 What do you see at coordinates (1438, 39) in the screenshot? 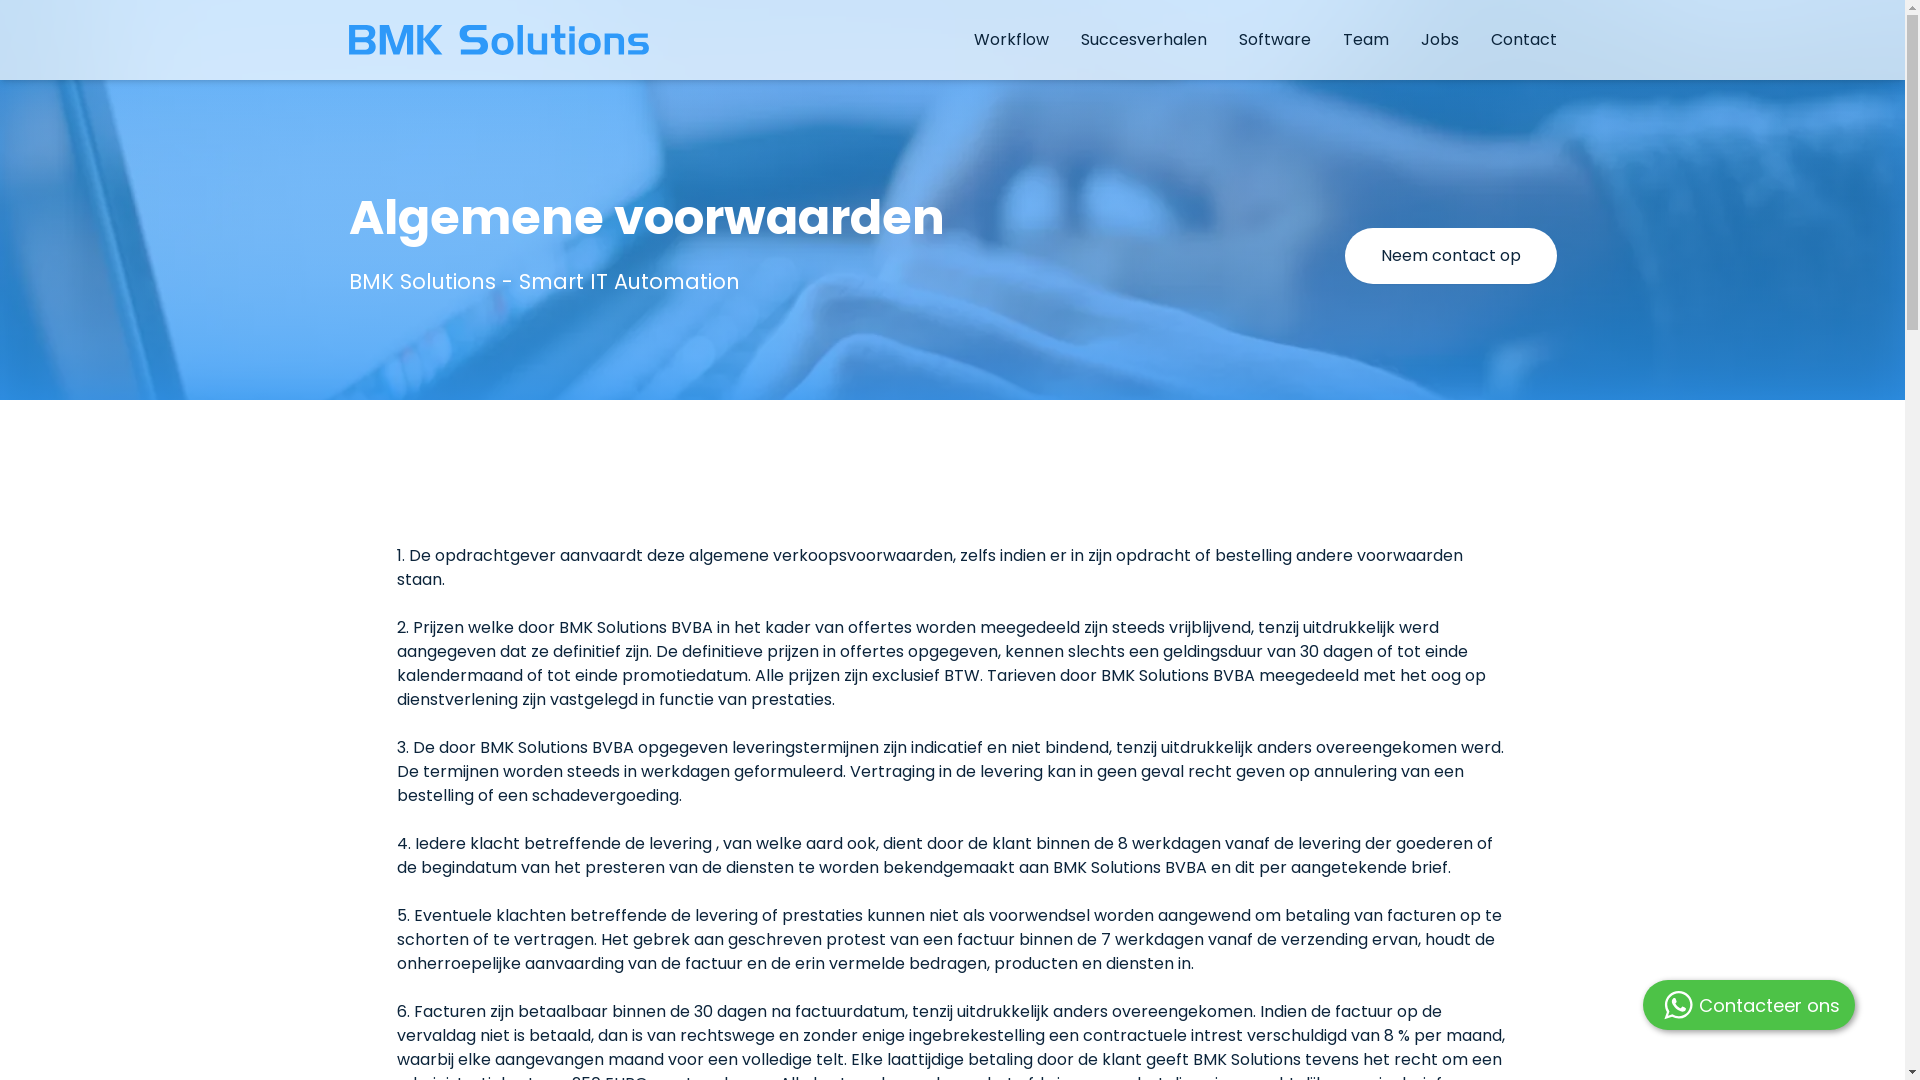
I see `'Jobs'` at bounding box center [1438, 39].